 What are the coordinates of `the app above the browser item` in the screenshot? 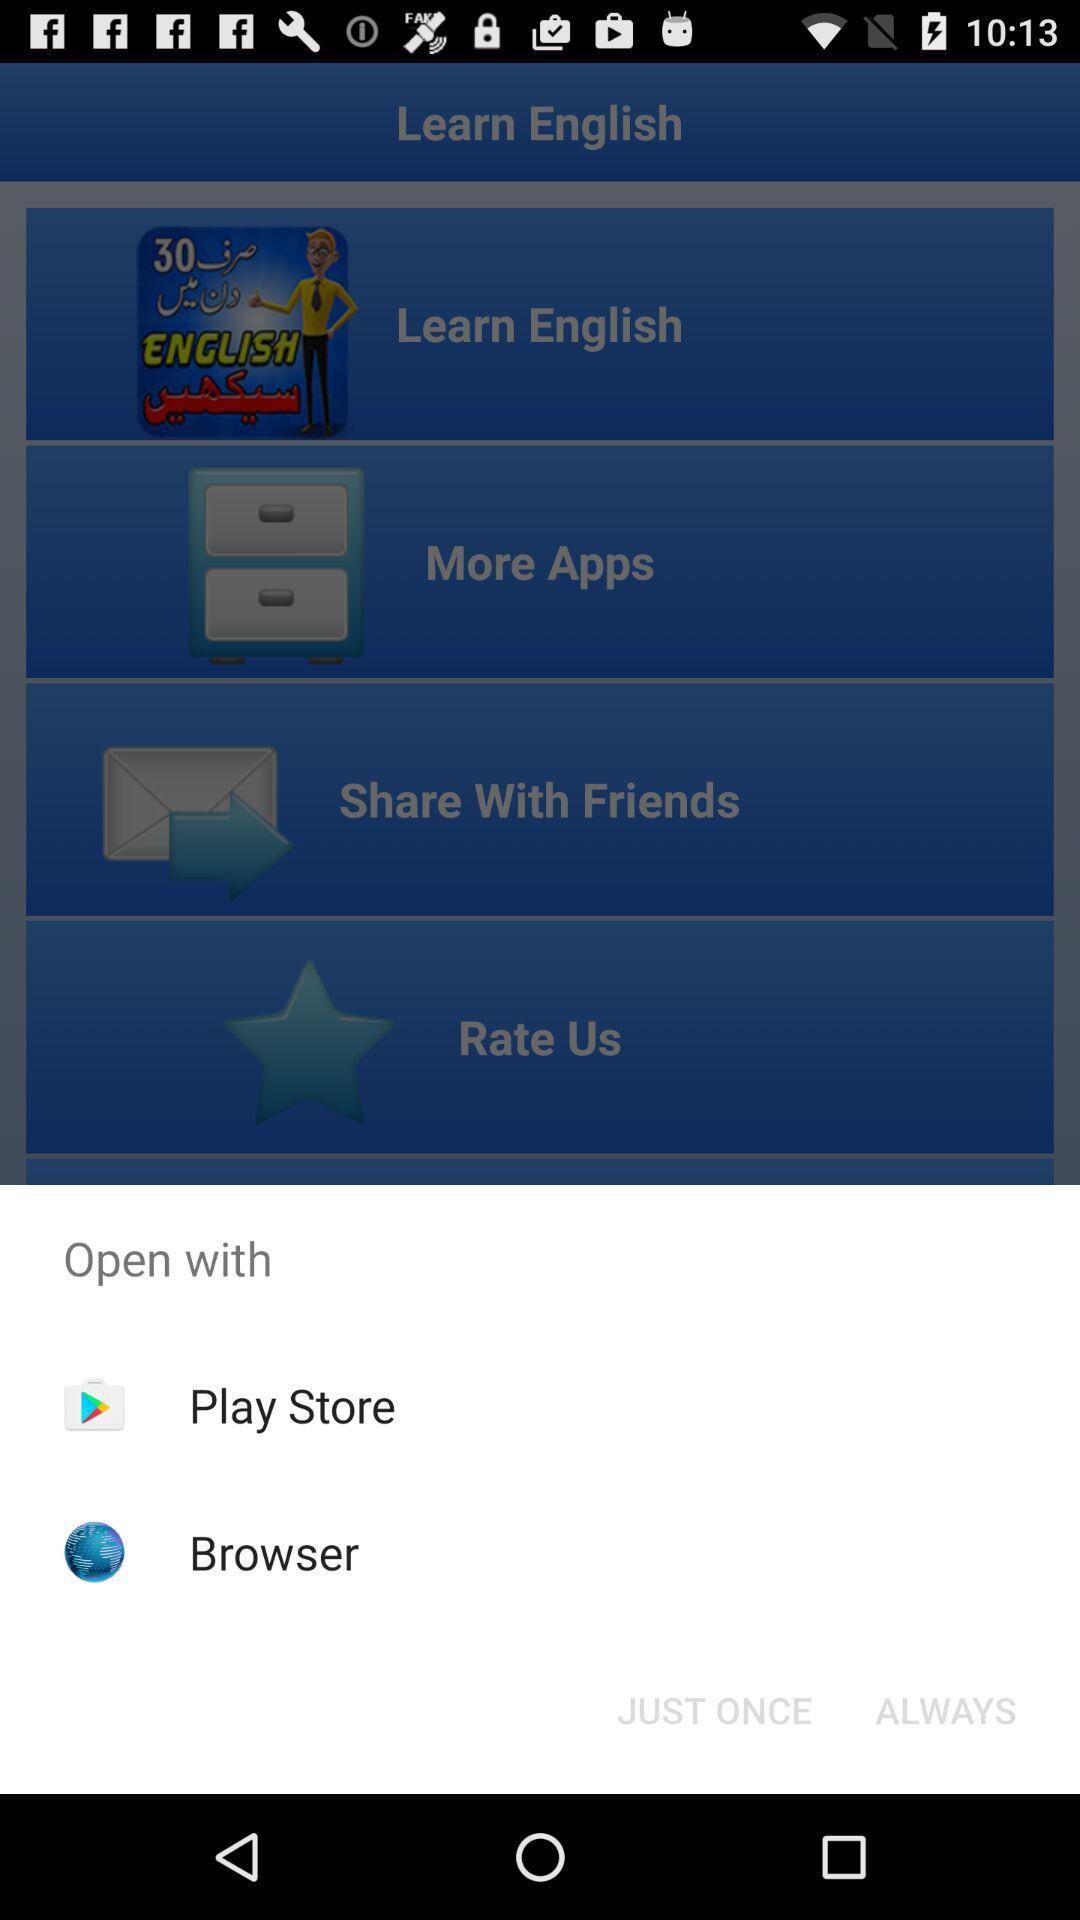 It's located at (292, 1404).